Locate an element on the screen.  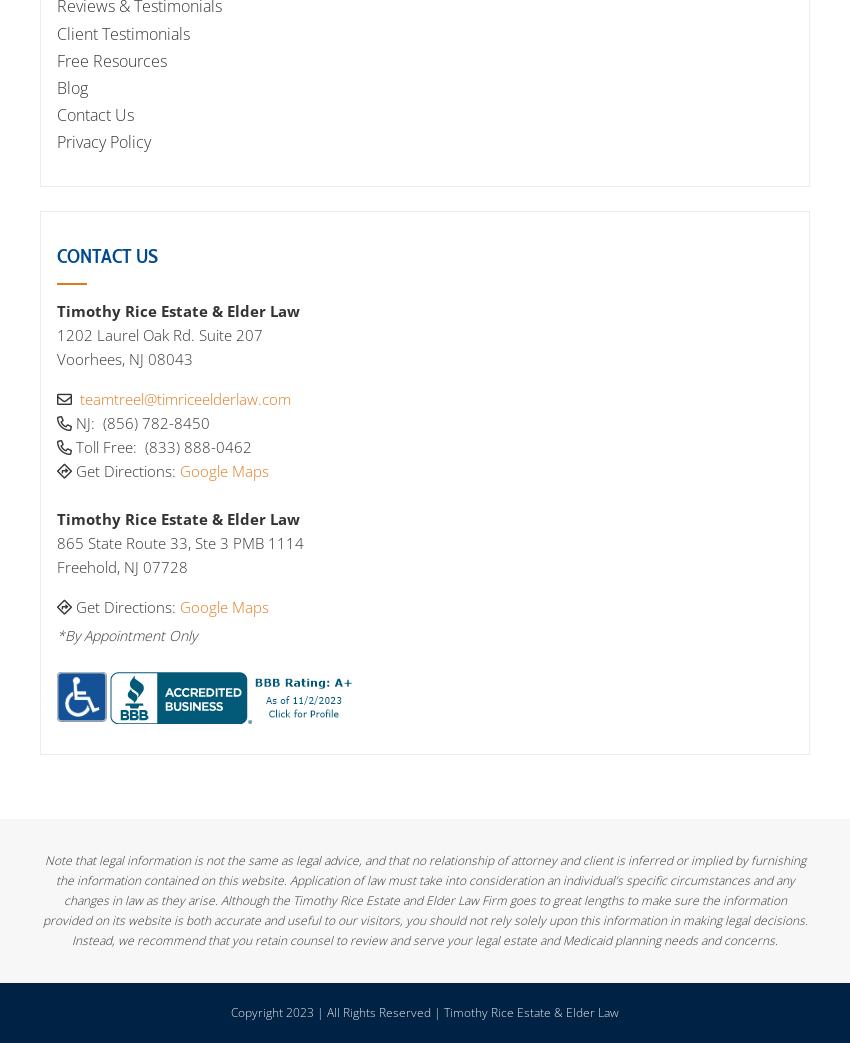
'Freehold' is located at coordinates (86, 566).